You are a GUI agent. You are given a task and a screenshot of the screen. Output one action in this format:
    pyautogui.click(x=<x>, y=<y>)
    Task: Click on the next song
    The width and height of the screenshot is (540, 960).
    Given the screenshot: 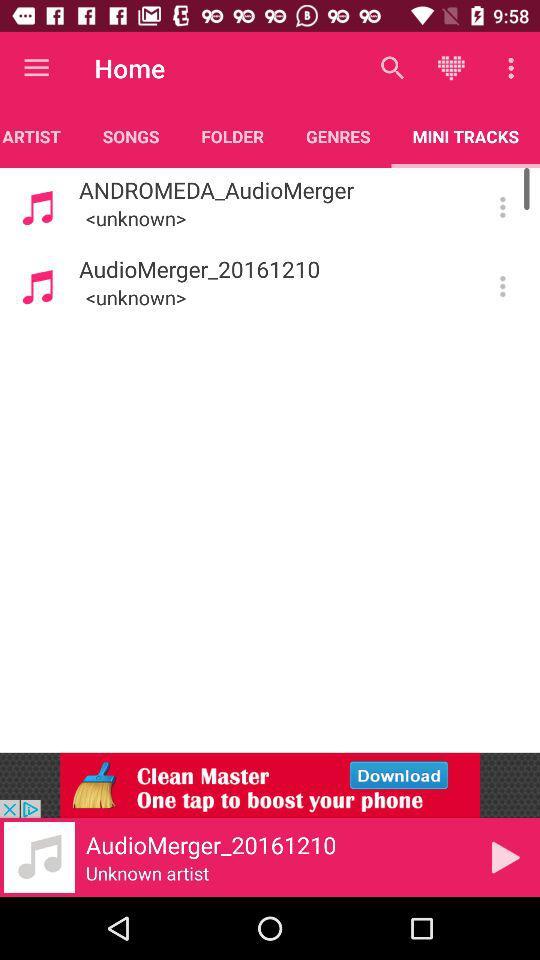 What is the action you would take?
    pyautogui.click(x=504, y=856)
    